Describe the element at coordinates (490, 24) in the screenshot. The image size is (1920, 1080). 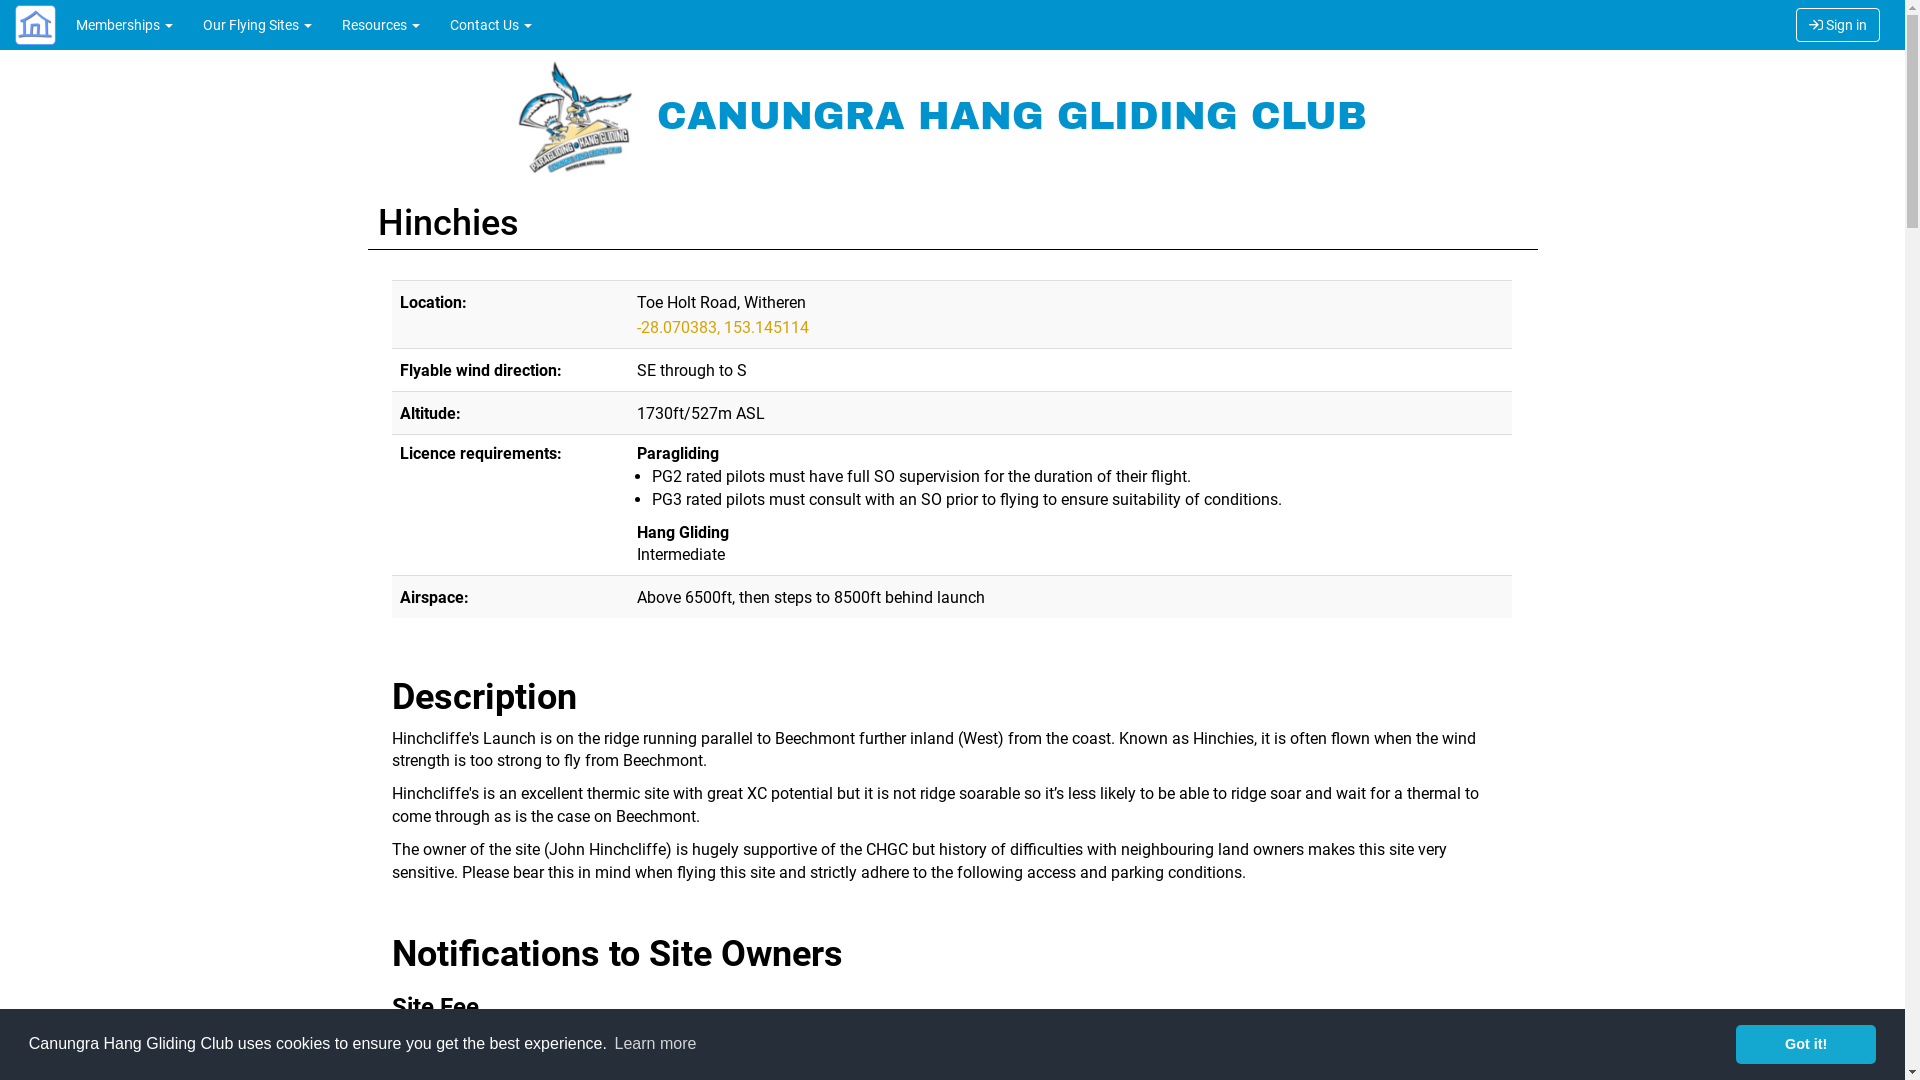
I see `'Contact Us'` at that location.